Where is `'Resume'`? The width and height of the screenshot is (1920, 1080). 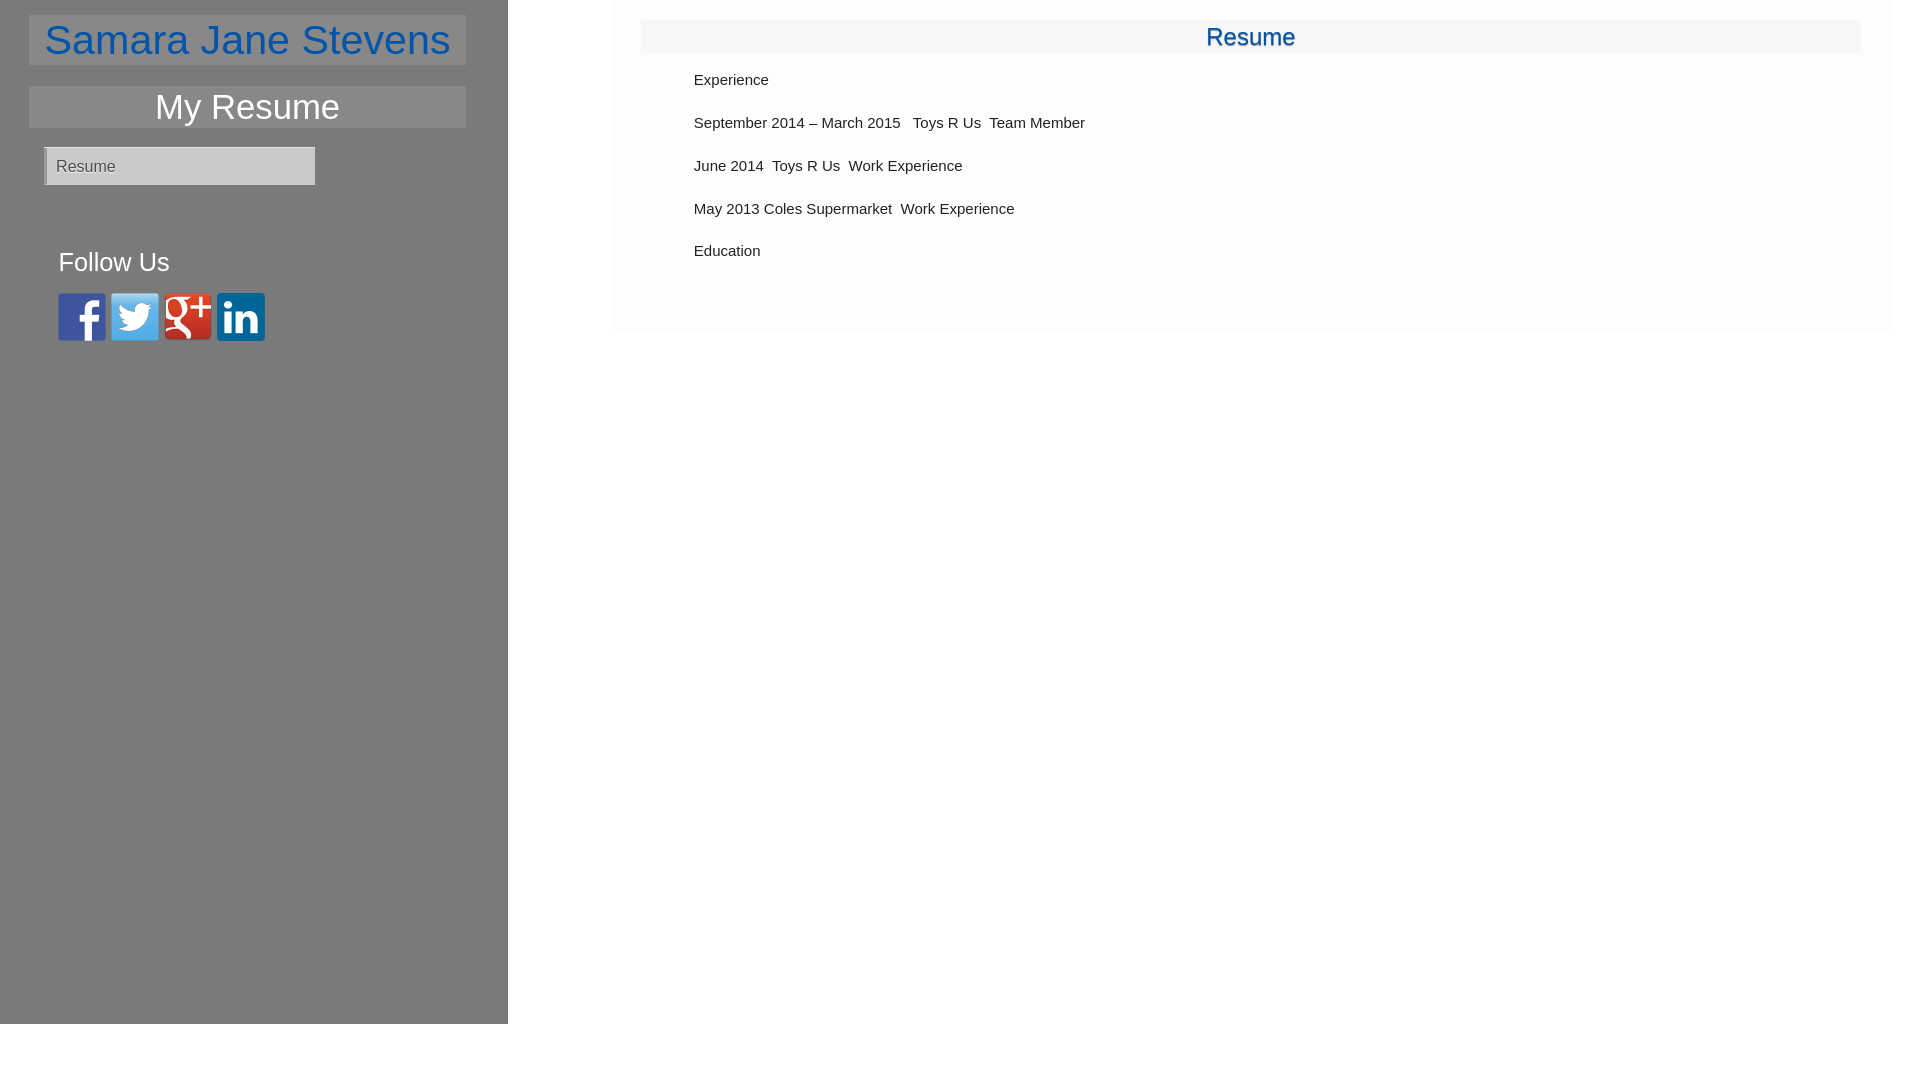
'Resume' is located at coordinates (179, 165).